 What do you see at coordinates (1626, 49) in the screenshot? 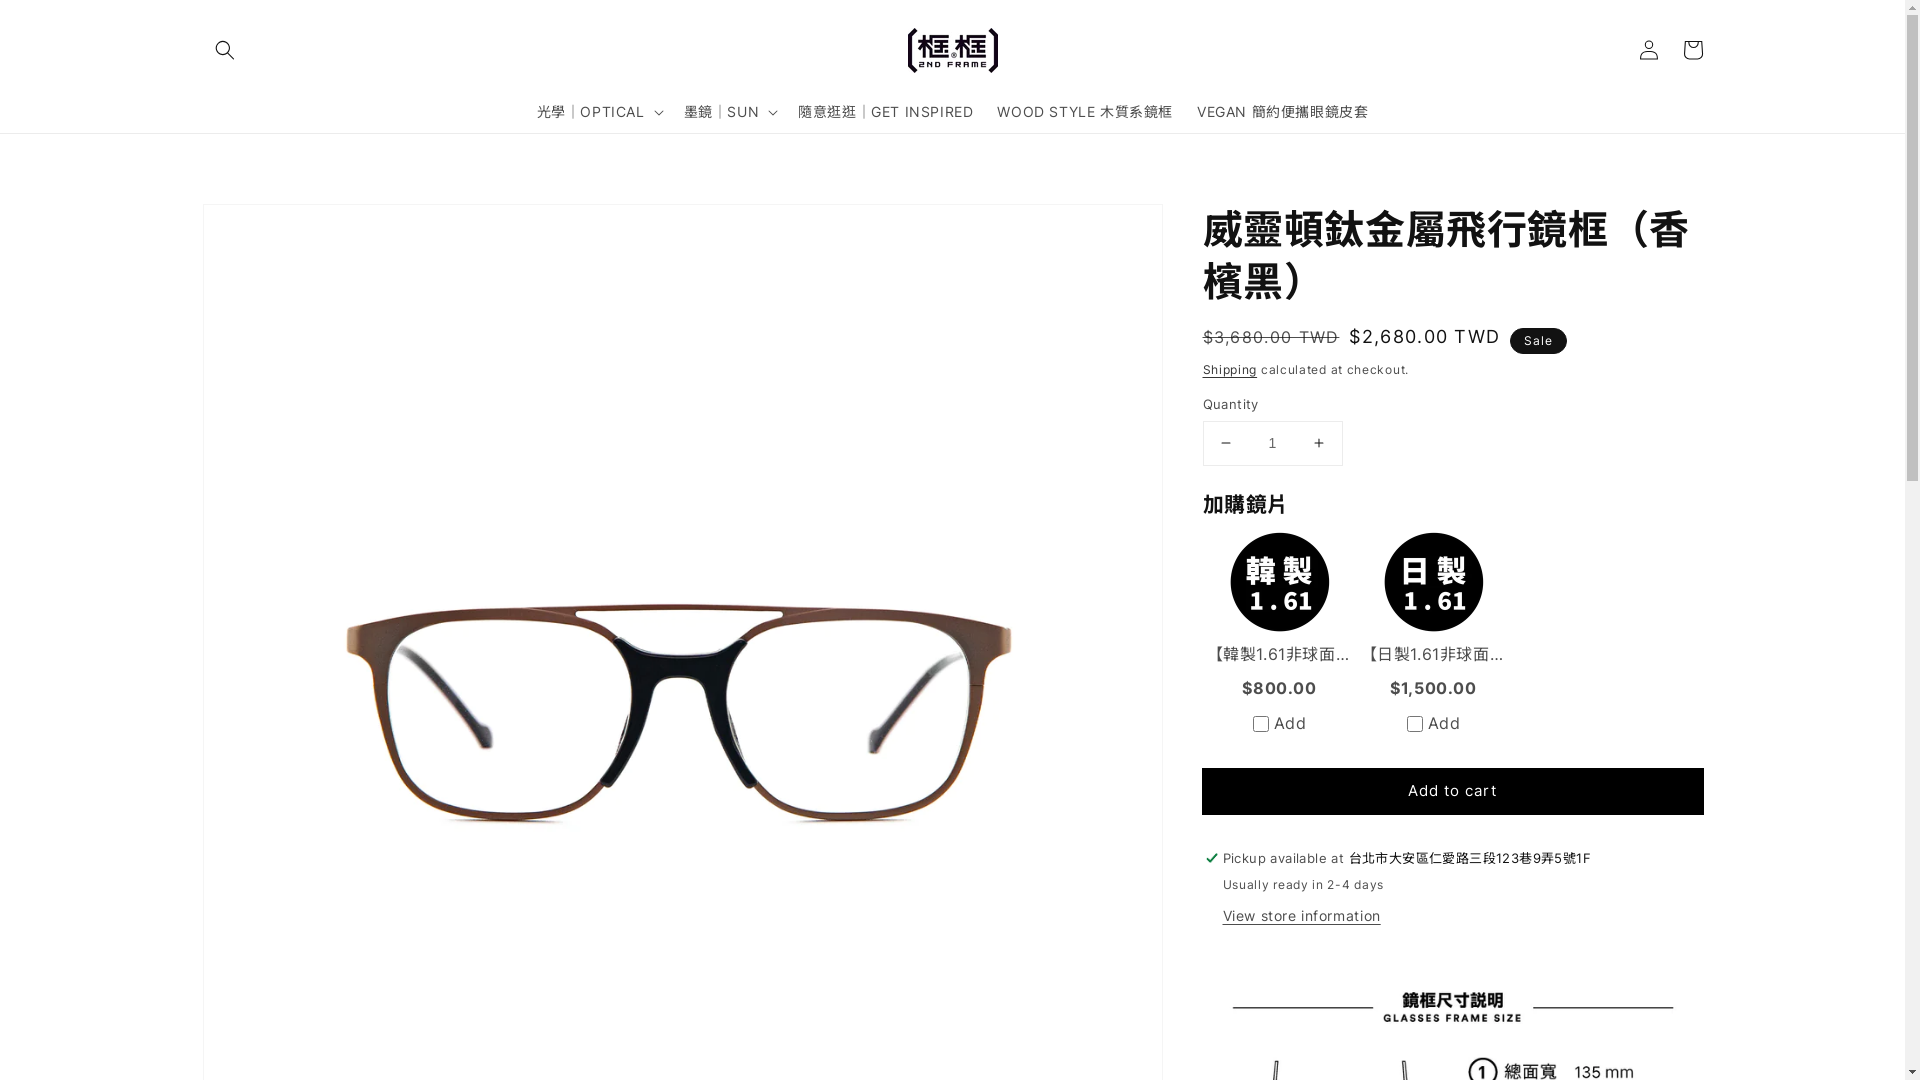
I see `'Log in'` at bounding box center [1626, 49].